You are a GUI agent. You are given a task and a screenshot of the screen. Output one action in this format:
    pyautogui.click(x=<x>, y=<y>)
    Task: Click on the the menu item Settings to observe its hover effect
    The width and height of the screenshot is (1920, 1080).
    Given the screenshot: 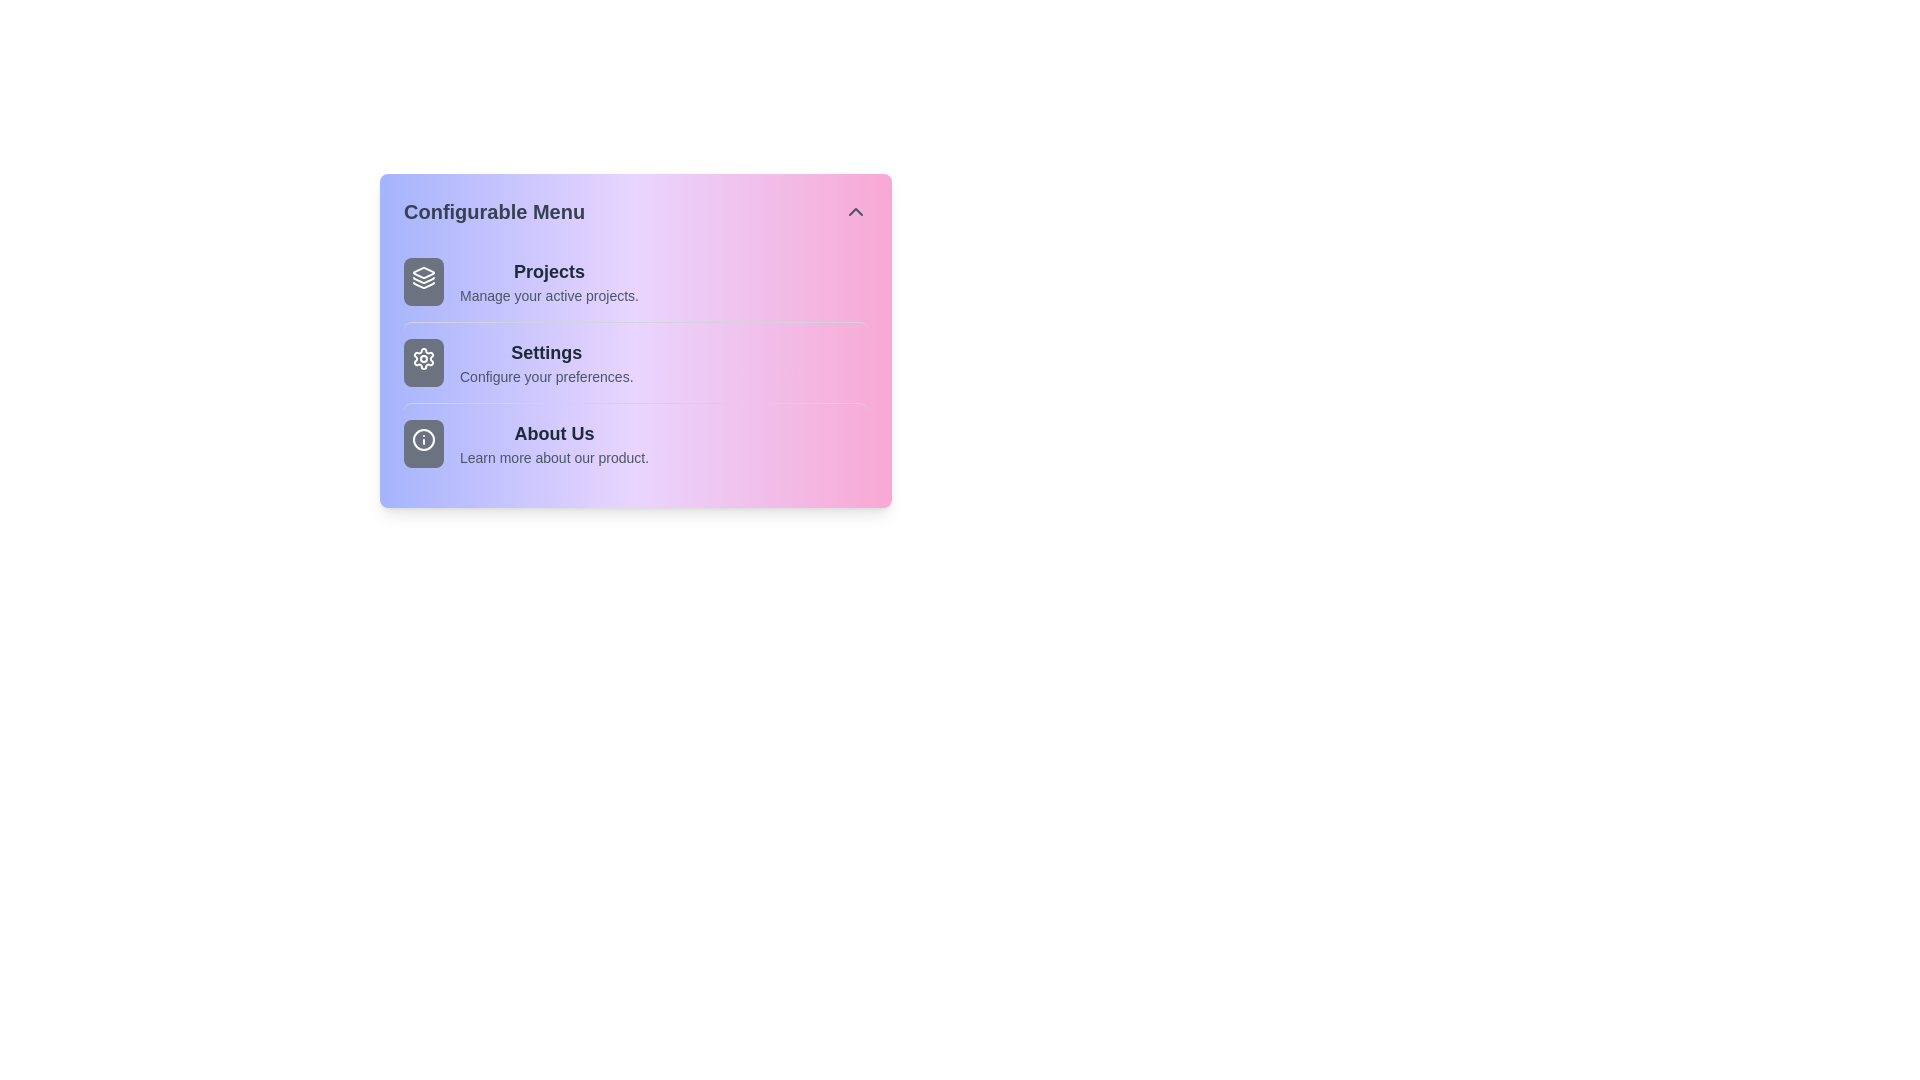 What is the action you would take?
    pyautogui.click(x=634, y=362)
    